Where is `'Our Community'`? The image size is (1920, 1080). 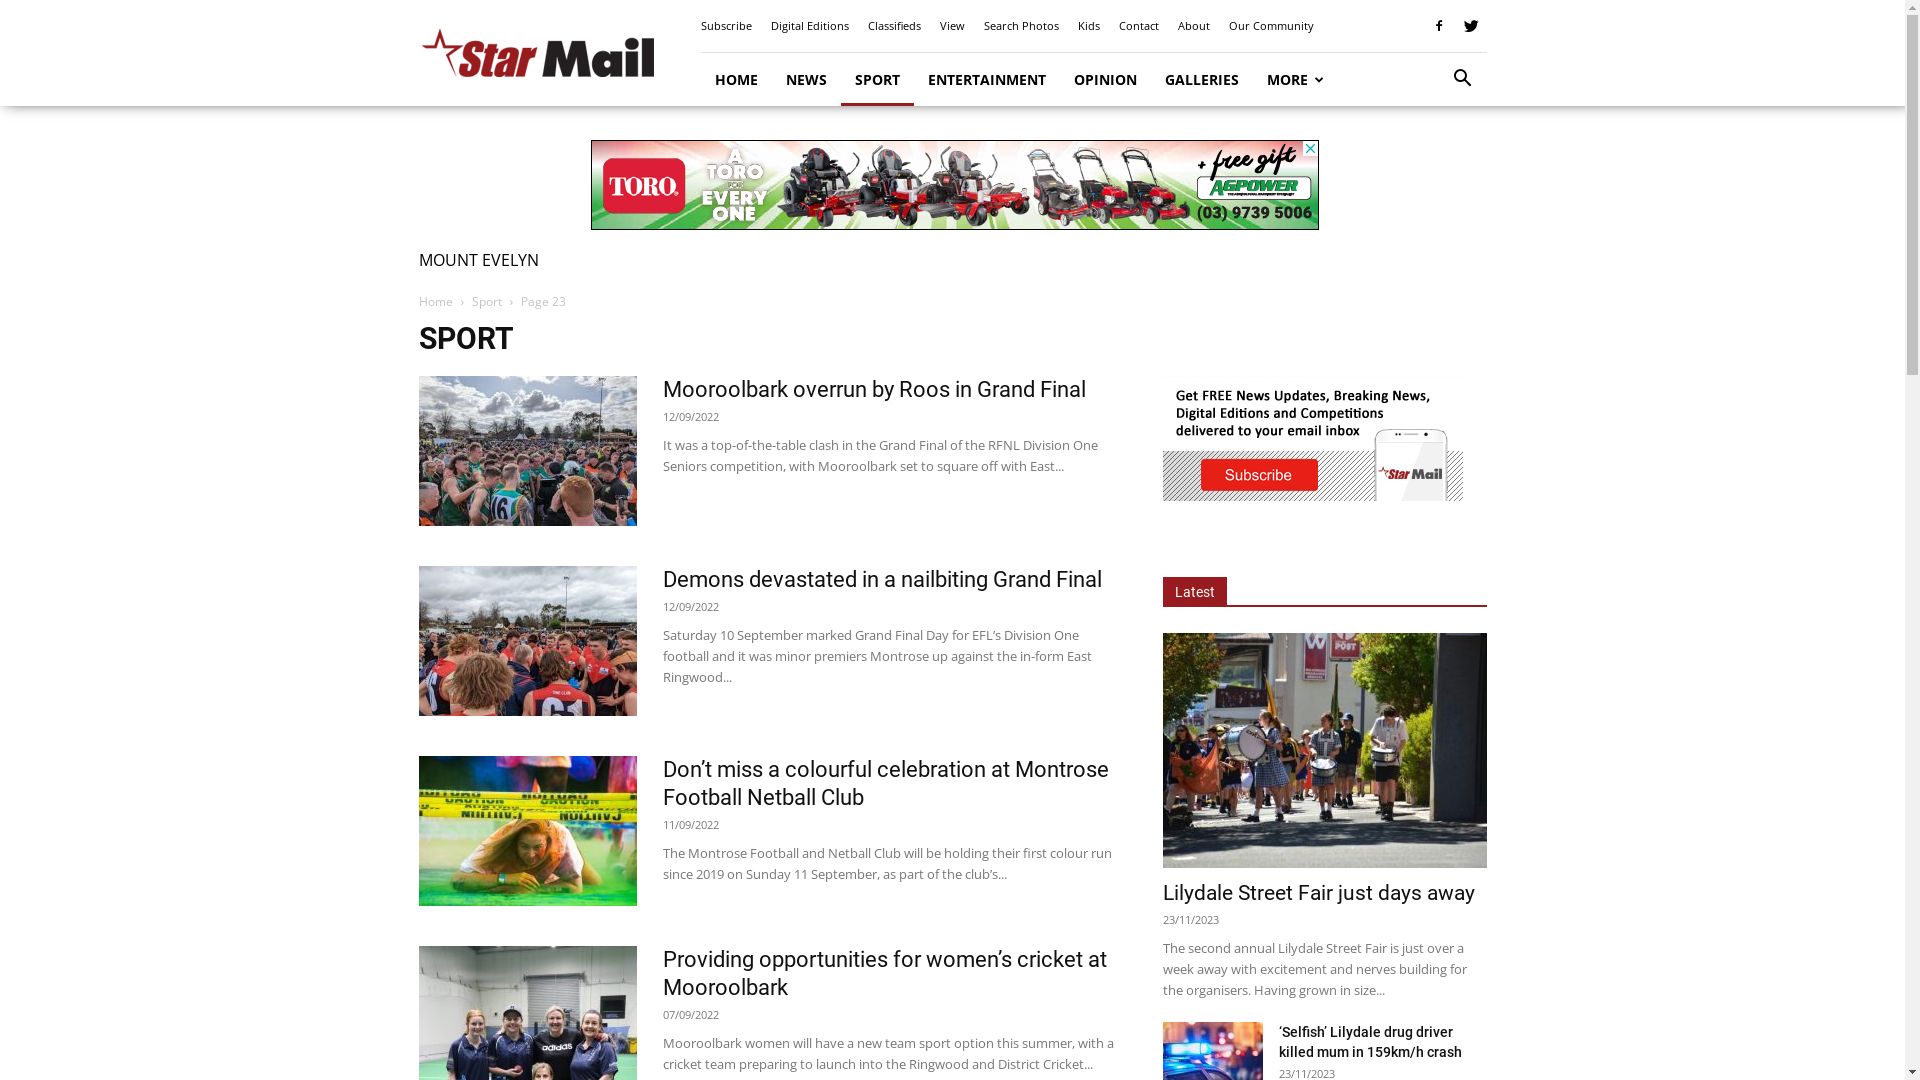 'Our Community' is located at coordinates (1269, 25).